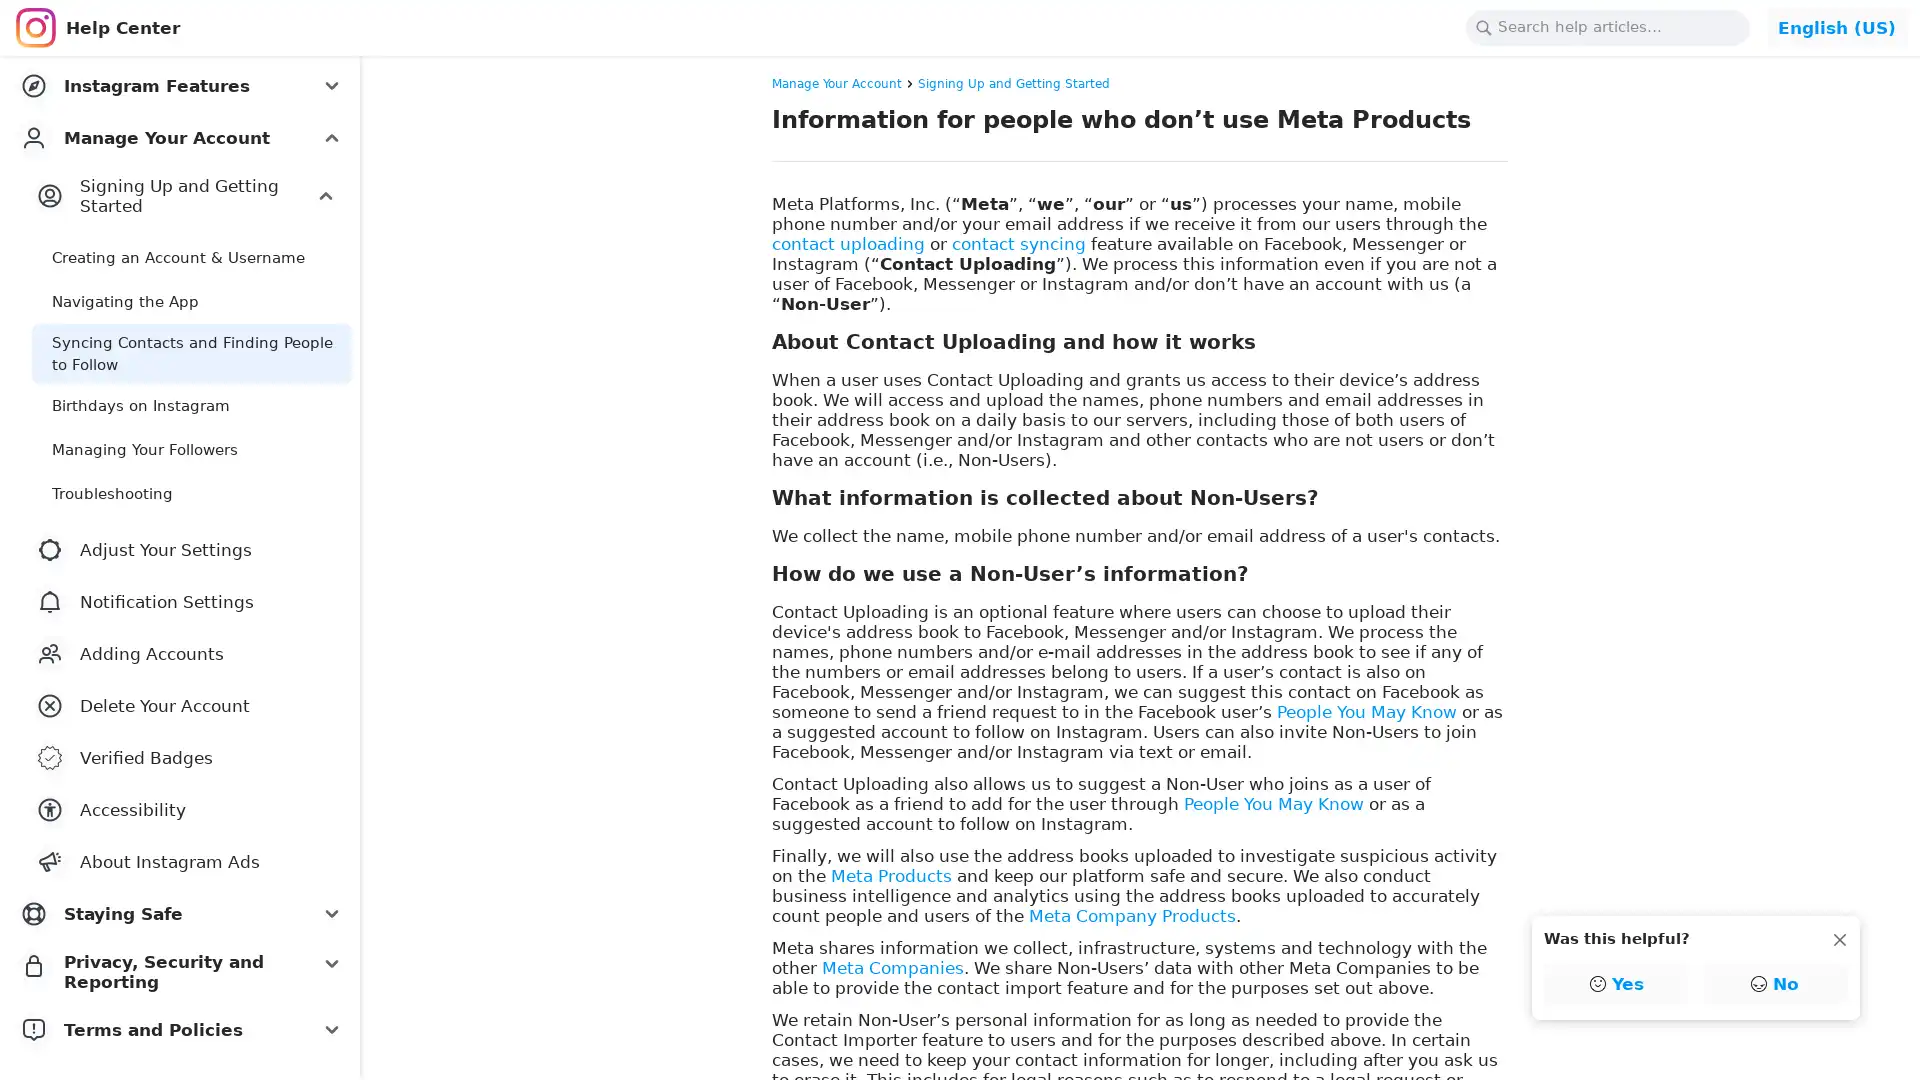  Describe the element at coordinates (1775, 982) in the screenshot. I see `No` at that location.